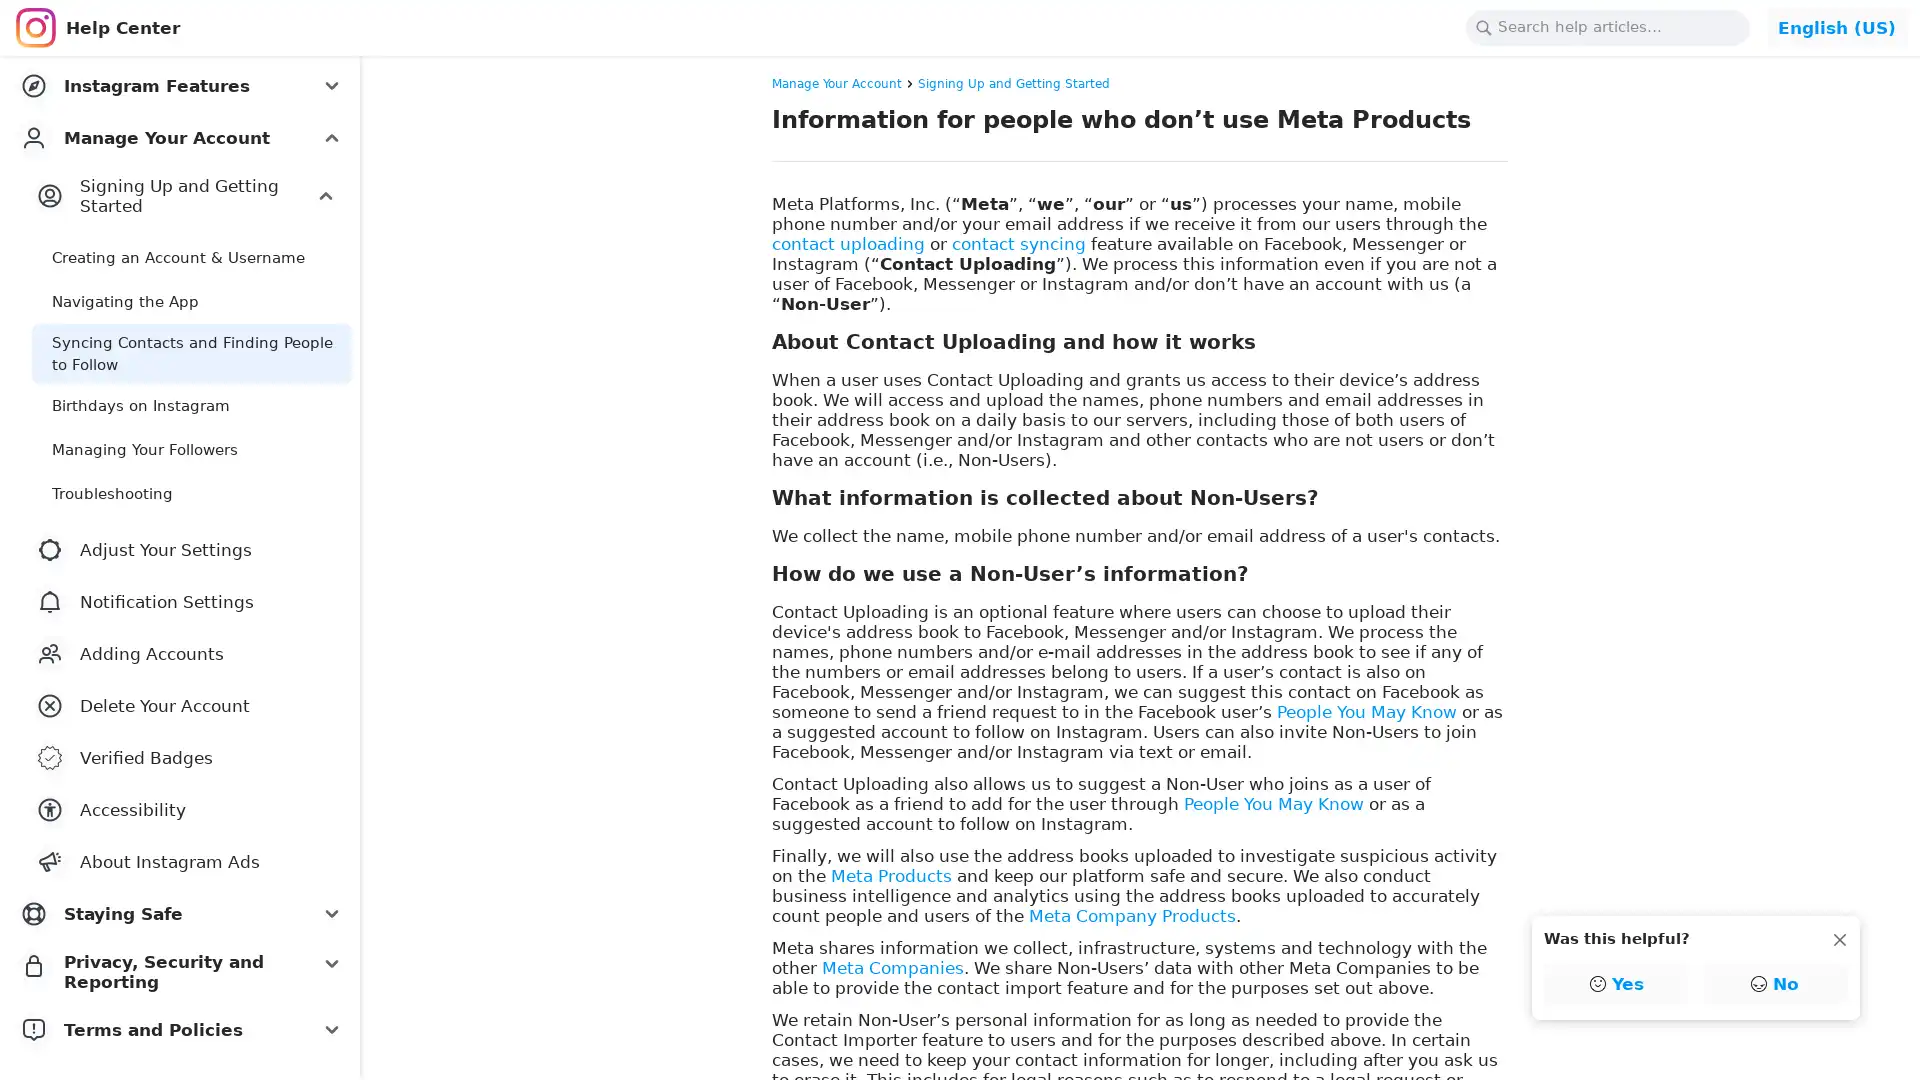  Describe the element at coordinates (1775, 982) in the screenshot. I see `No` at that location.